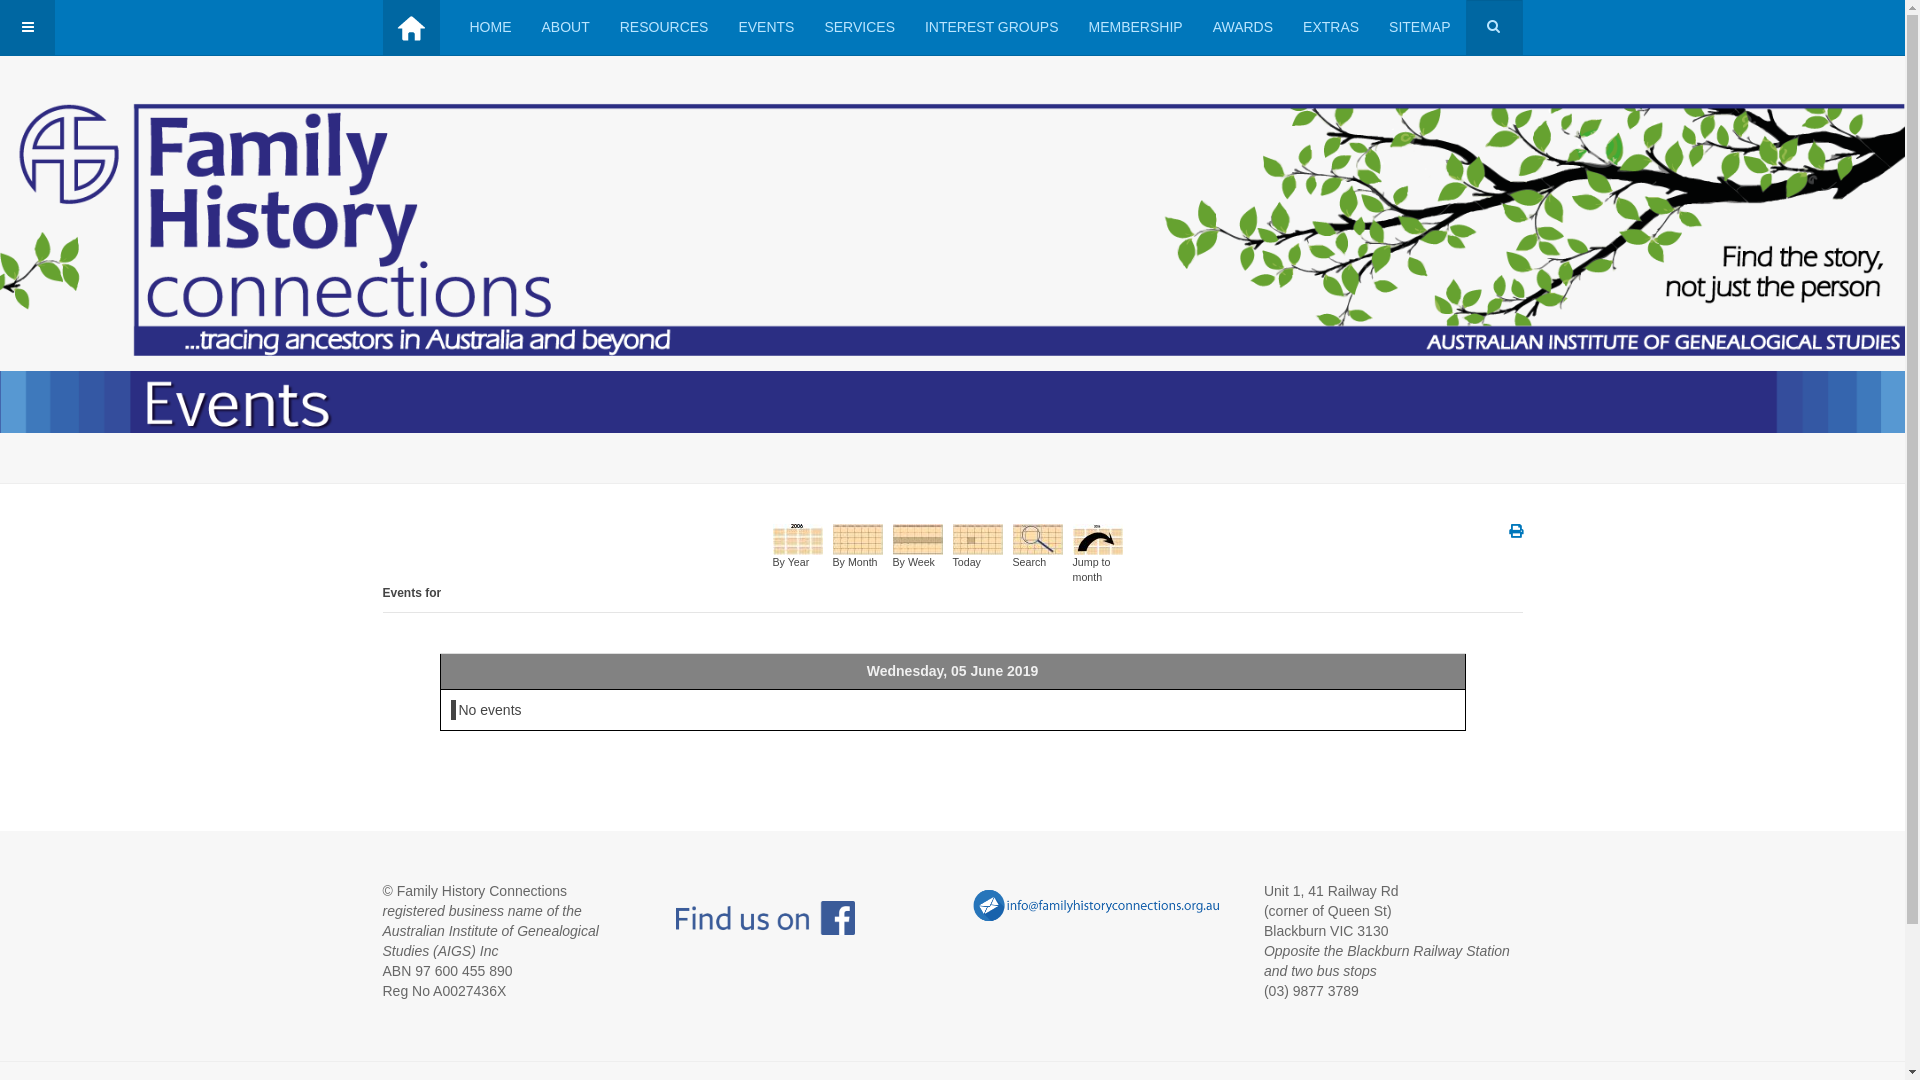 This screenshot has height=1080, width=1920. What do you see at coordinates (1212, 27) in the screenshot?
I see `'AWARDS'` at bounding box center [1212, 27].